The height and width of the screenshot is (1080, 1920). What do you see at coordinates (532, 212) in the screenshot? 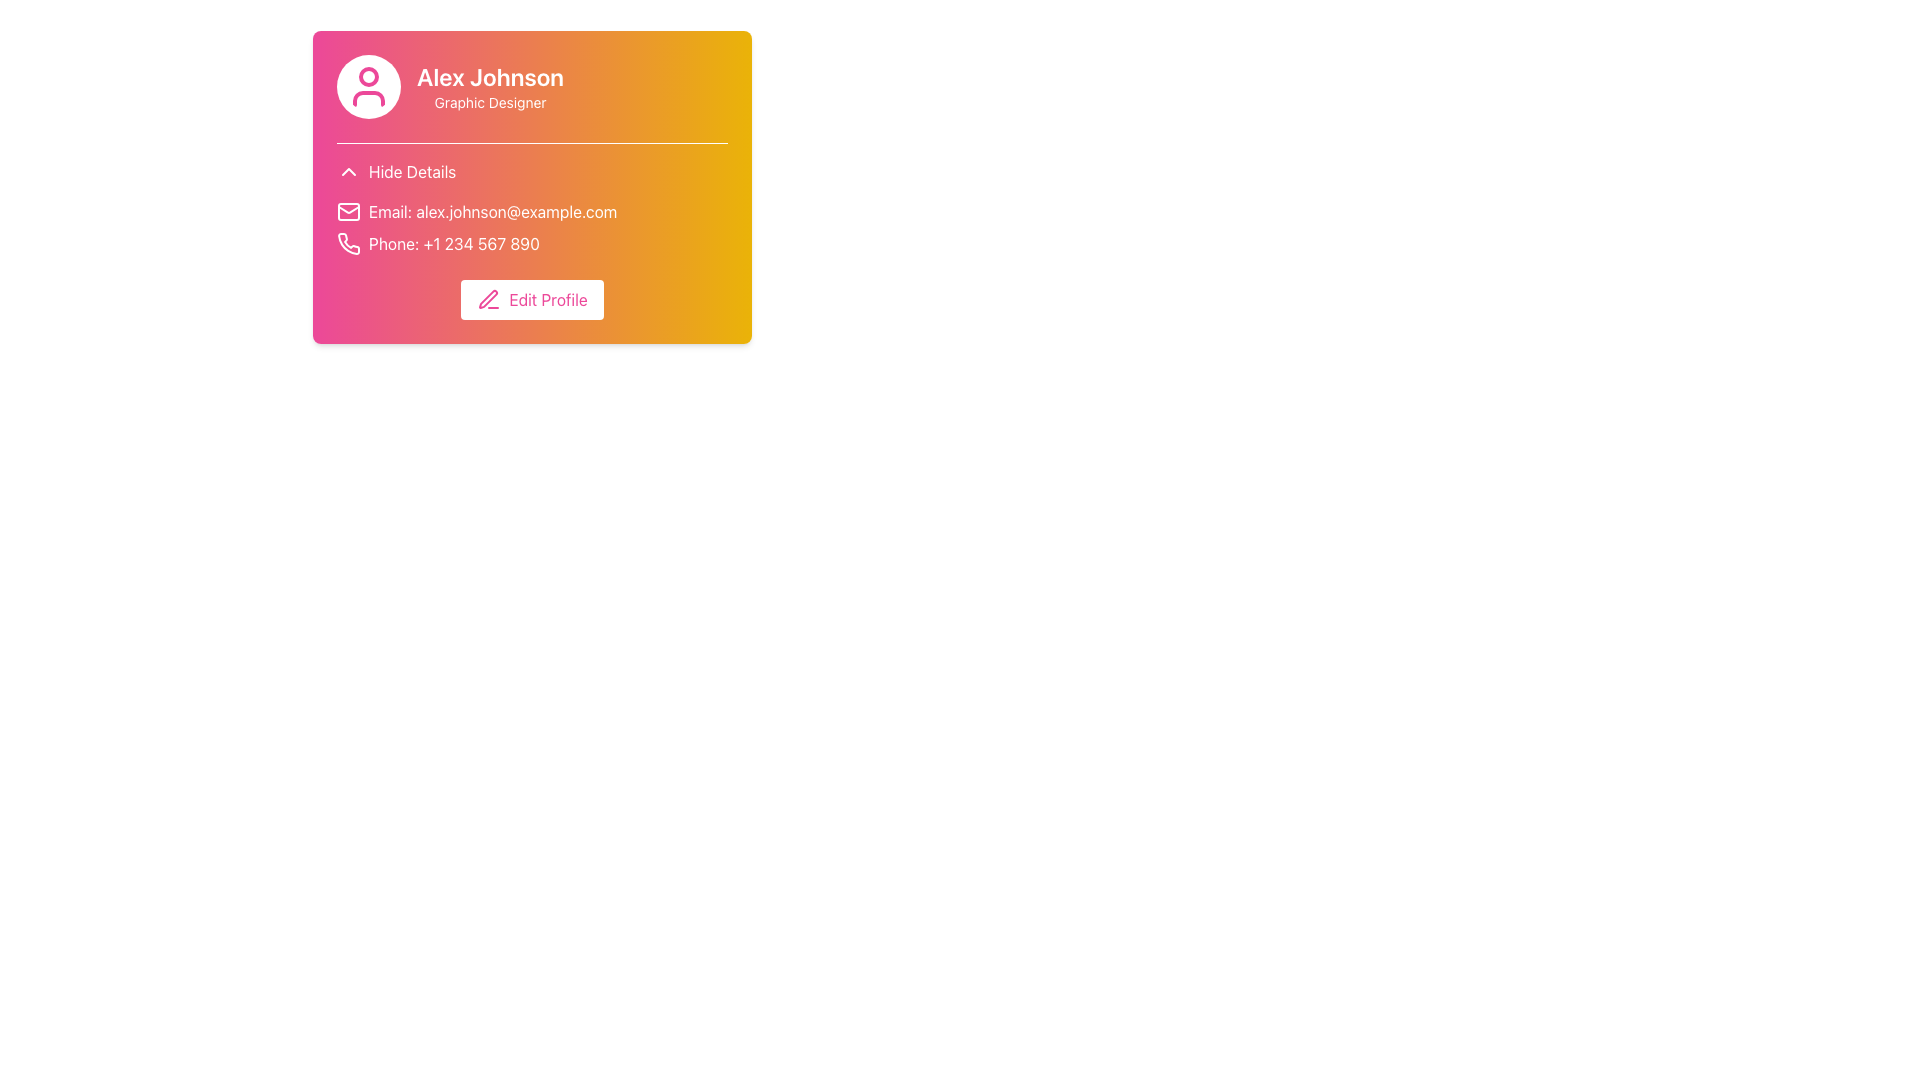
I see `the label displaying the email address, which is the first item in the contact details block, positioned above the phone number entry` at bounding box center [532, 212].